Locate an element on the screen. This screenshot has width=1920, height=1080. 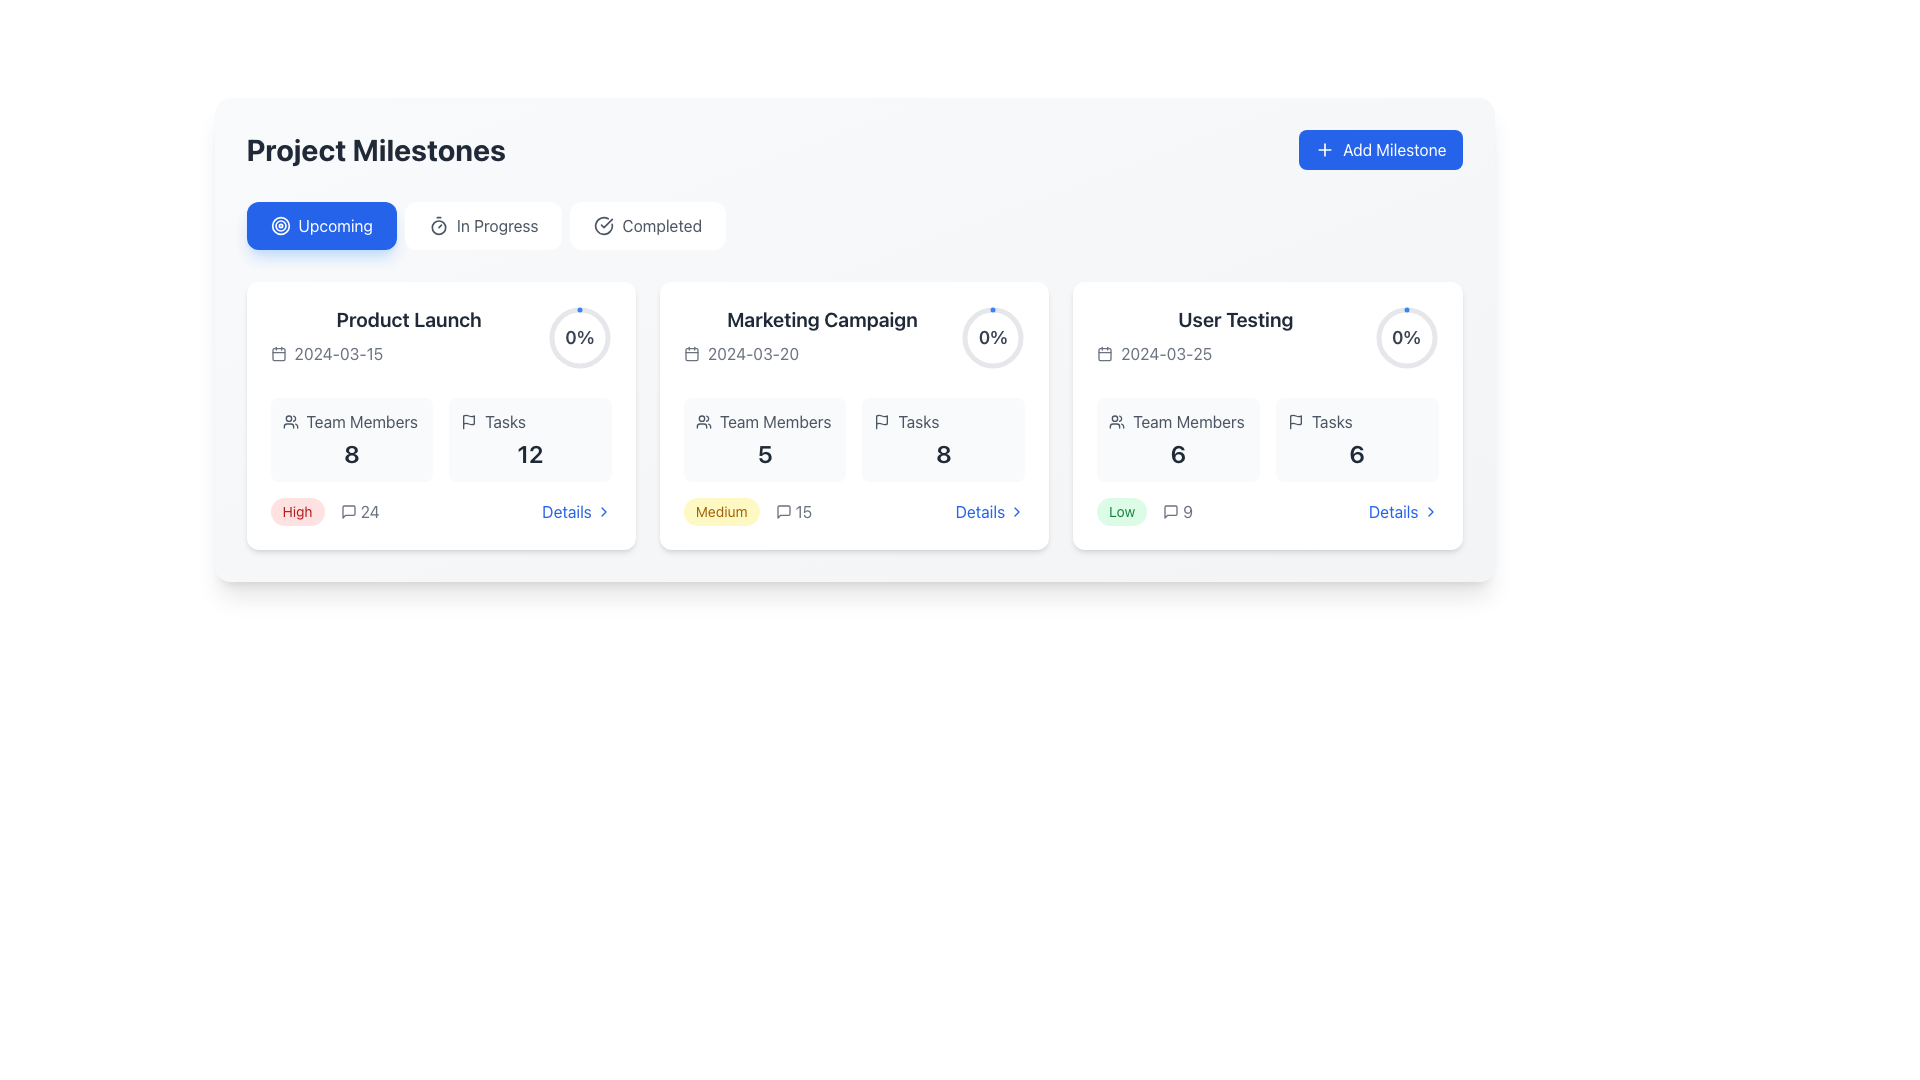
priority labeled 'Low' and the comment count '9' from the informational row at the bottom of the 'User Testing' card is located at coordinates (1266, 511).